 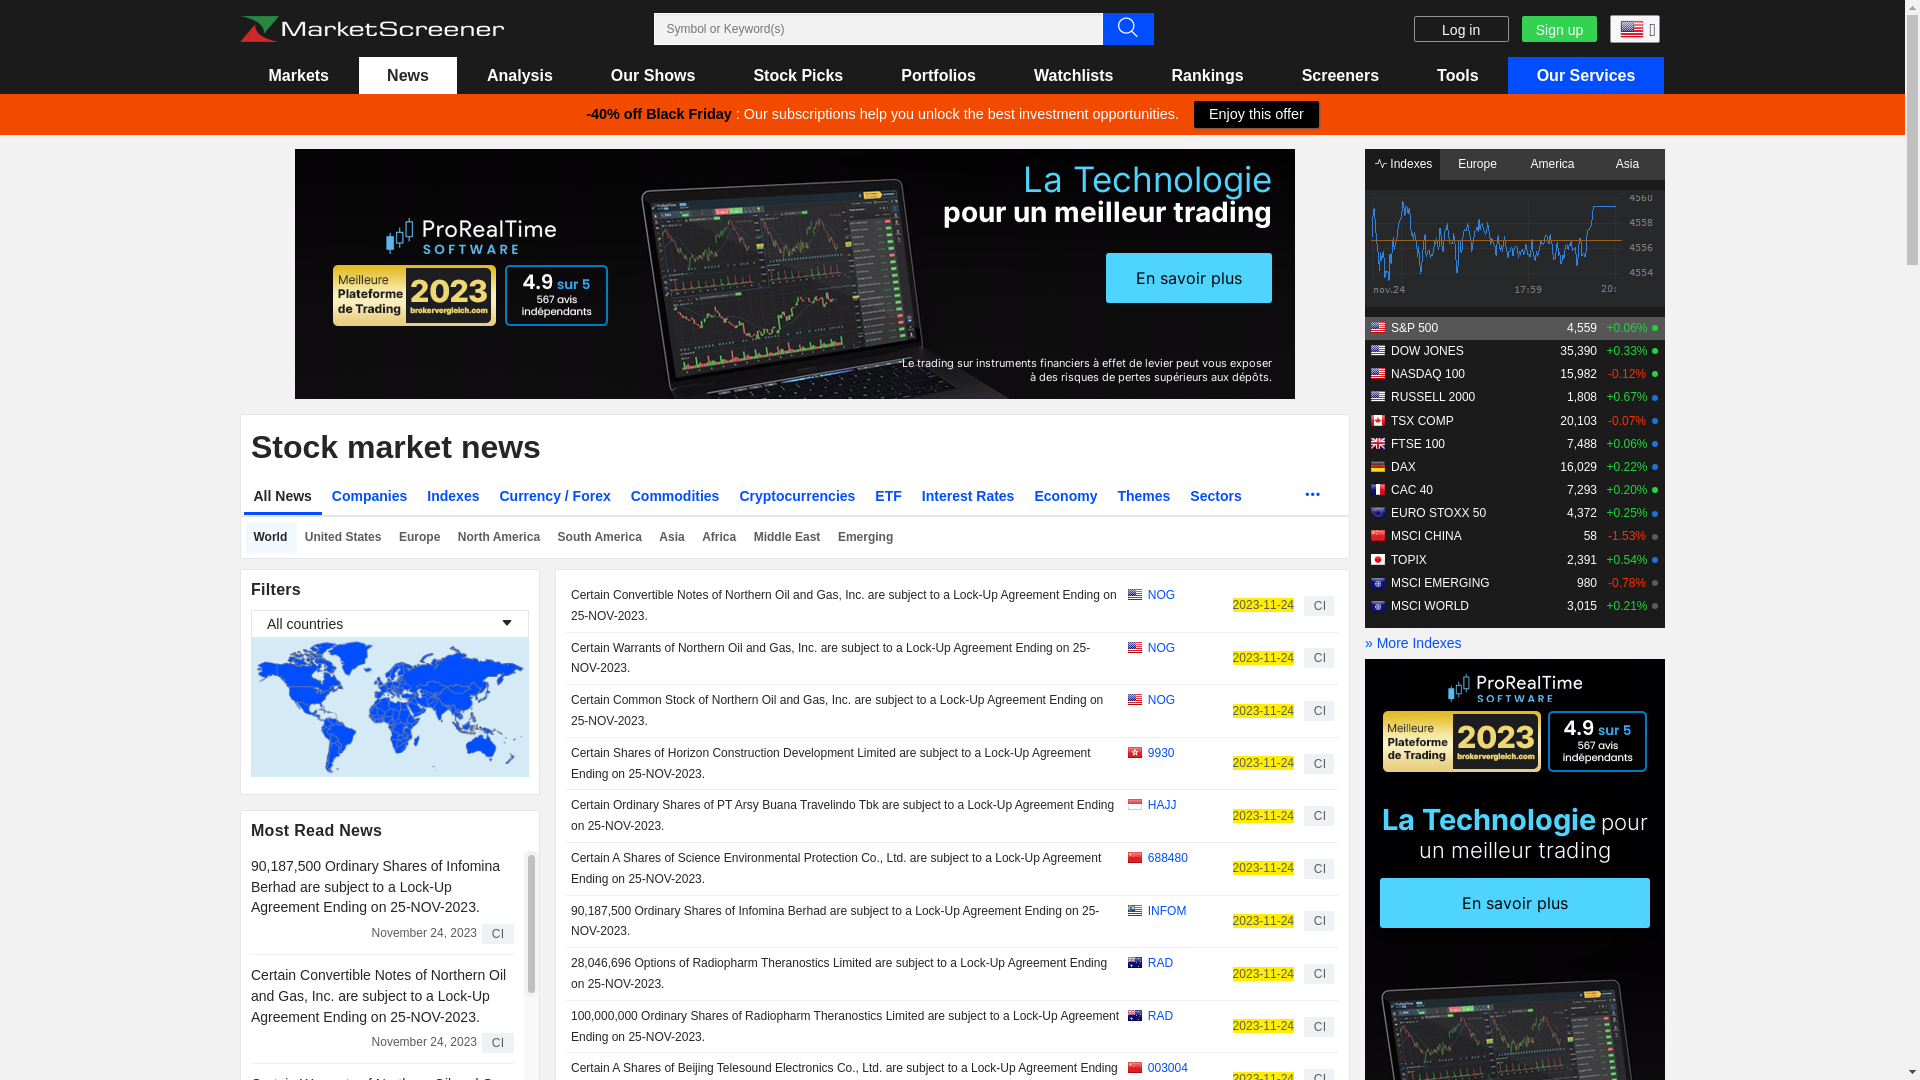 What do you see at coordinates (1584, 74) in the screenshot?
I see `'Our Services'` at bounding box center [1584, 74].